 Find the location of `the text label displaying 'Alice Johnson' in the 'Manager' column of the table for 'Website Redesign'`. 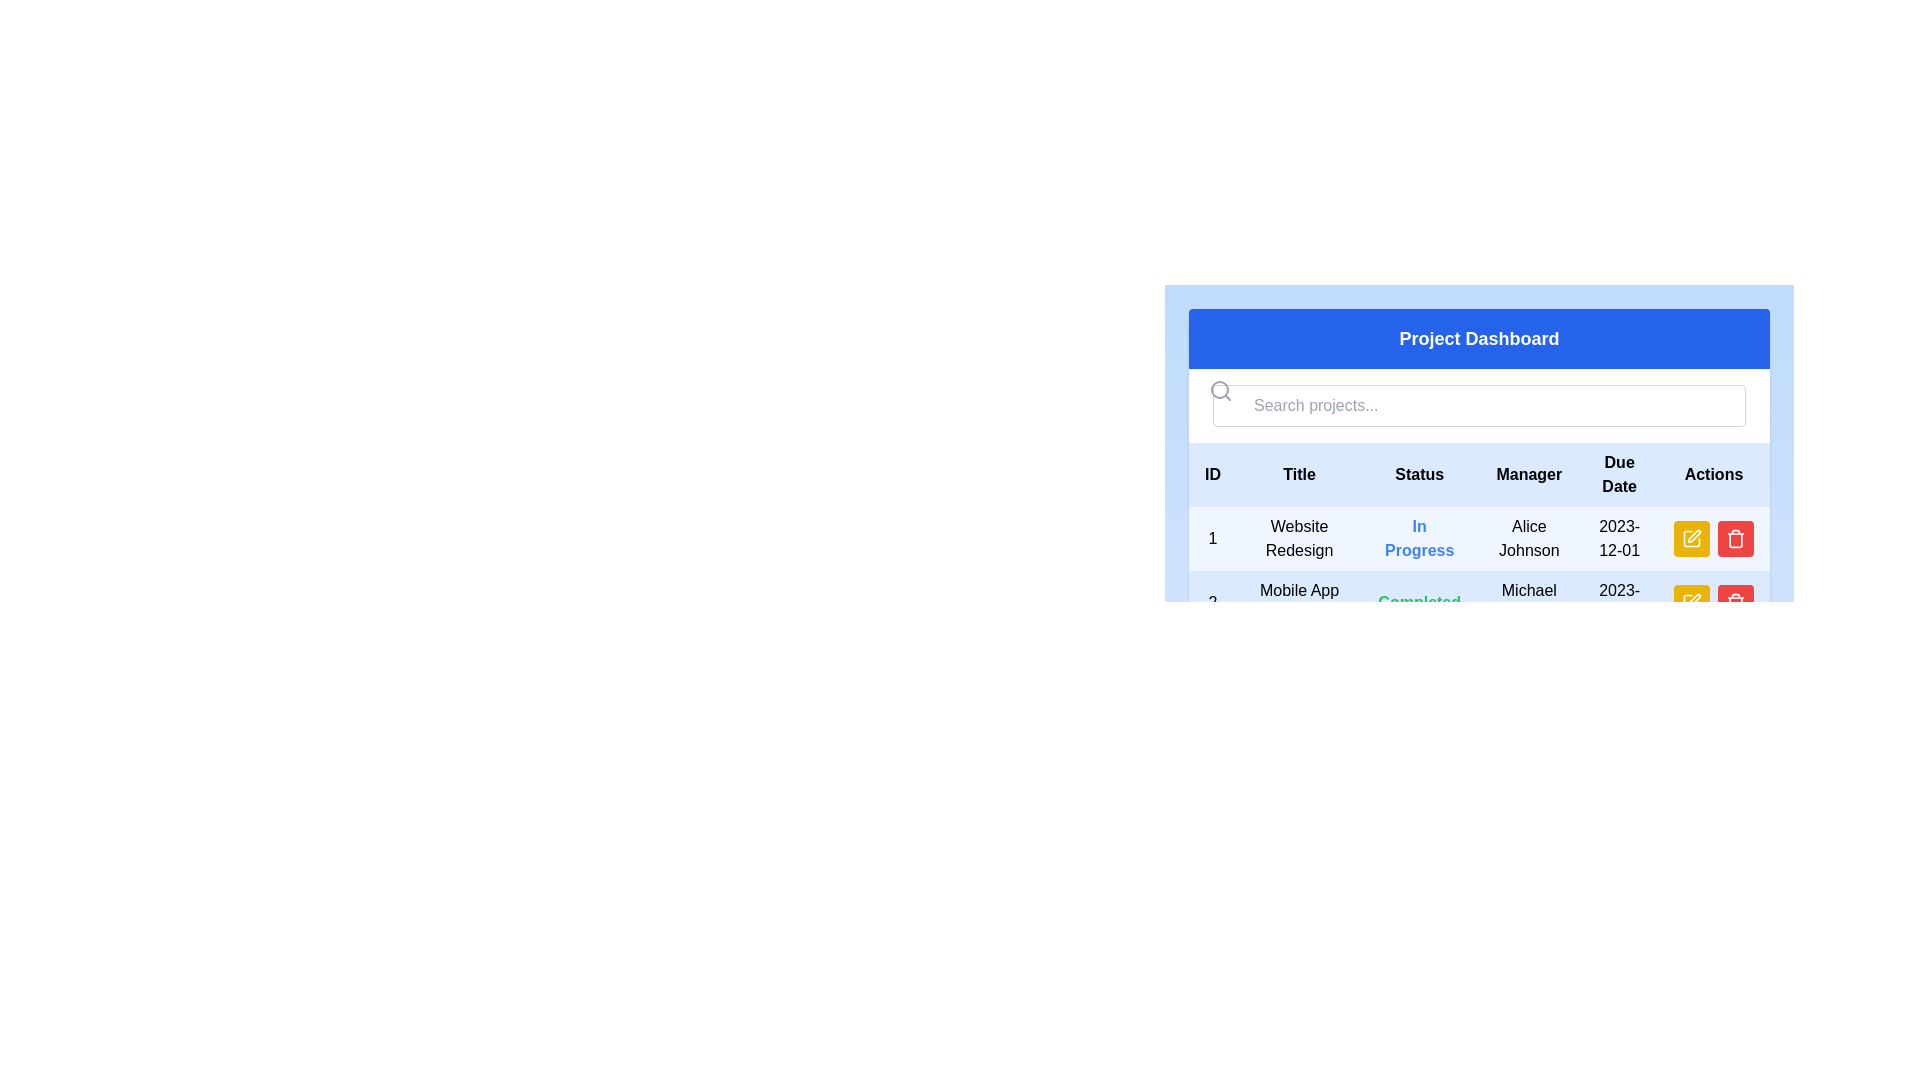

the text label displaying 'Alice Johnson' in the 'Manager' column of the table for 'Website Redesign' is located at coordinates (1528, 538).